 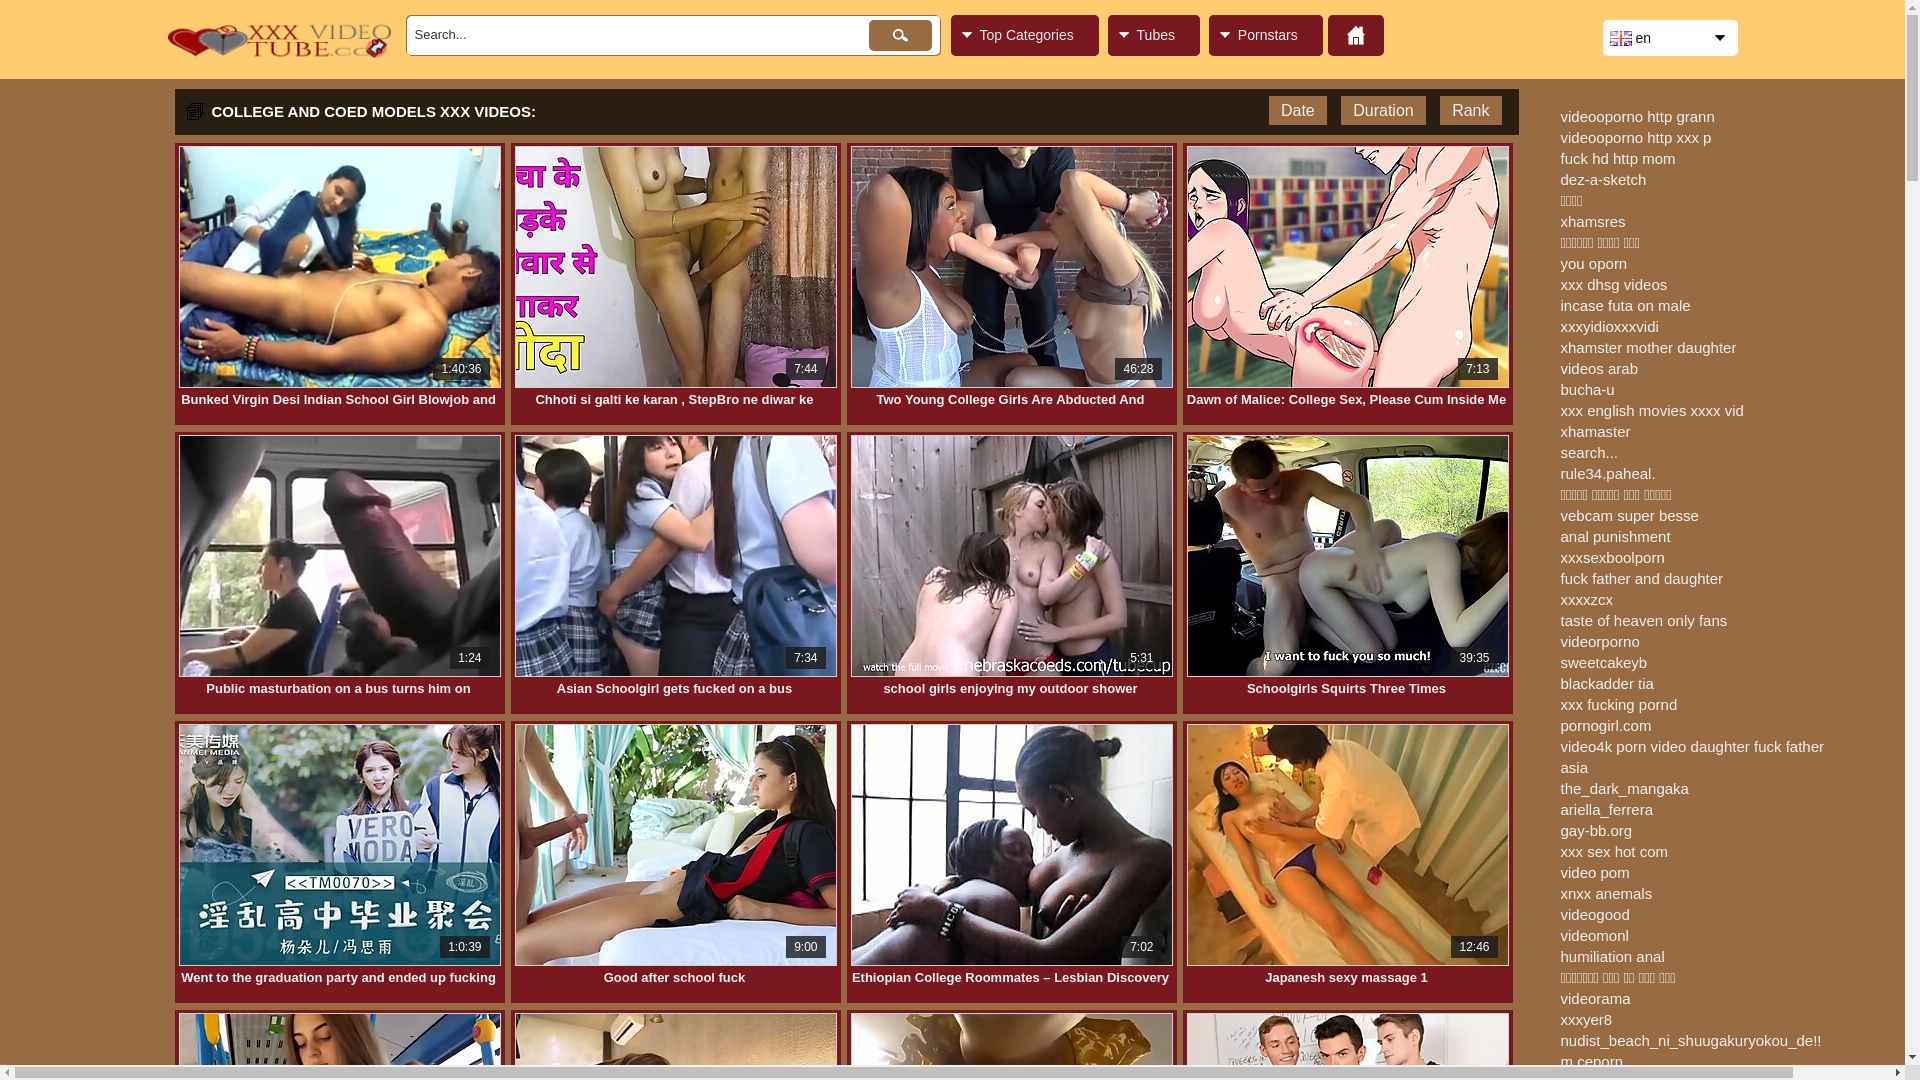 I want to click on 'asia', so click(x=1559, y=766).